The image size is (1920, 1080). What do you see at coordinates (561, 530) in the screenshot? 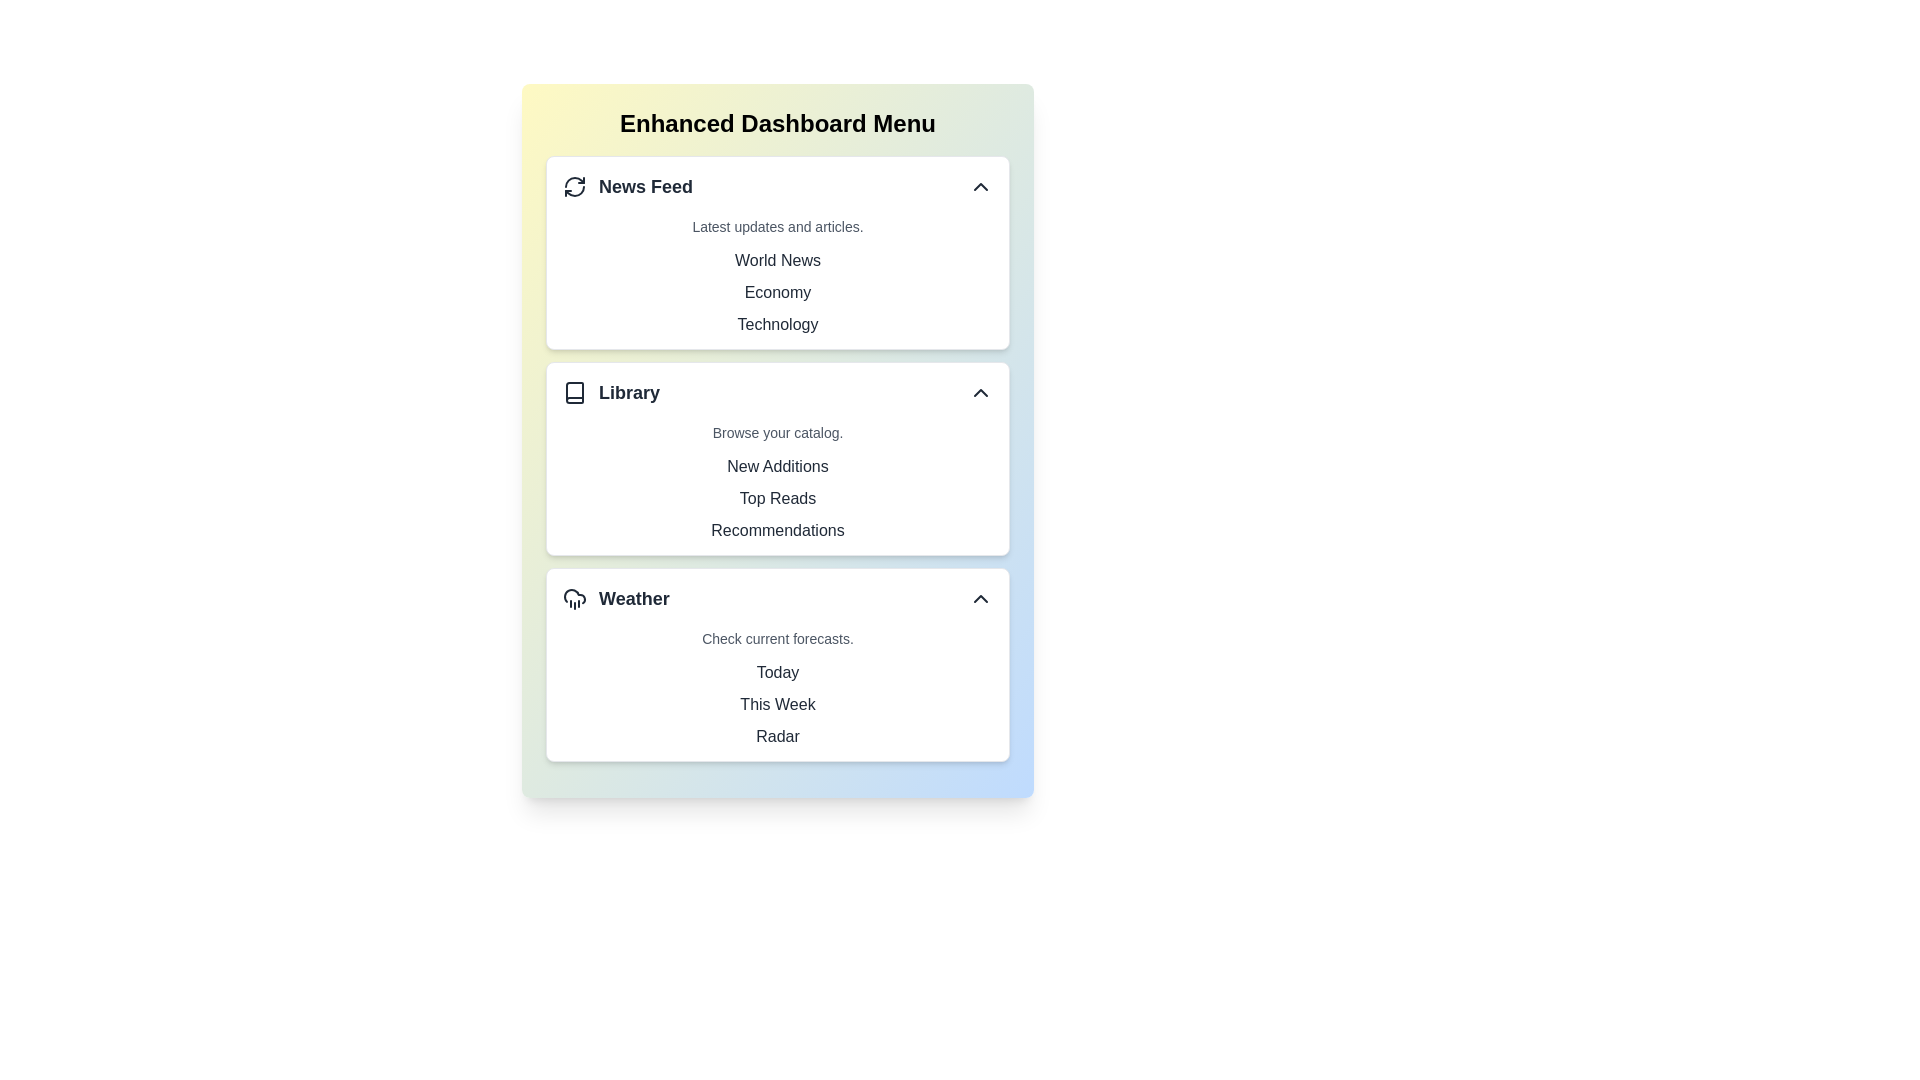
I see `the item Recommendations within the section Library` at bounding box center [561, 530].